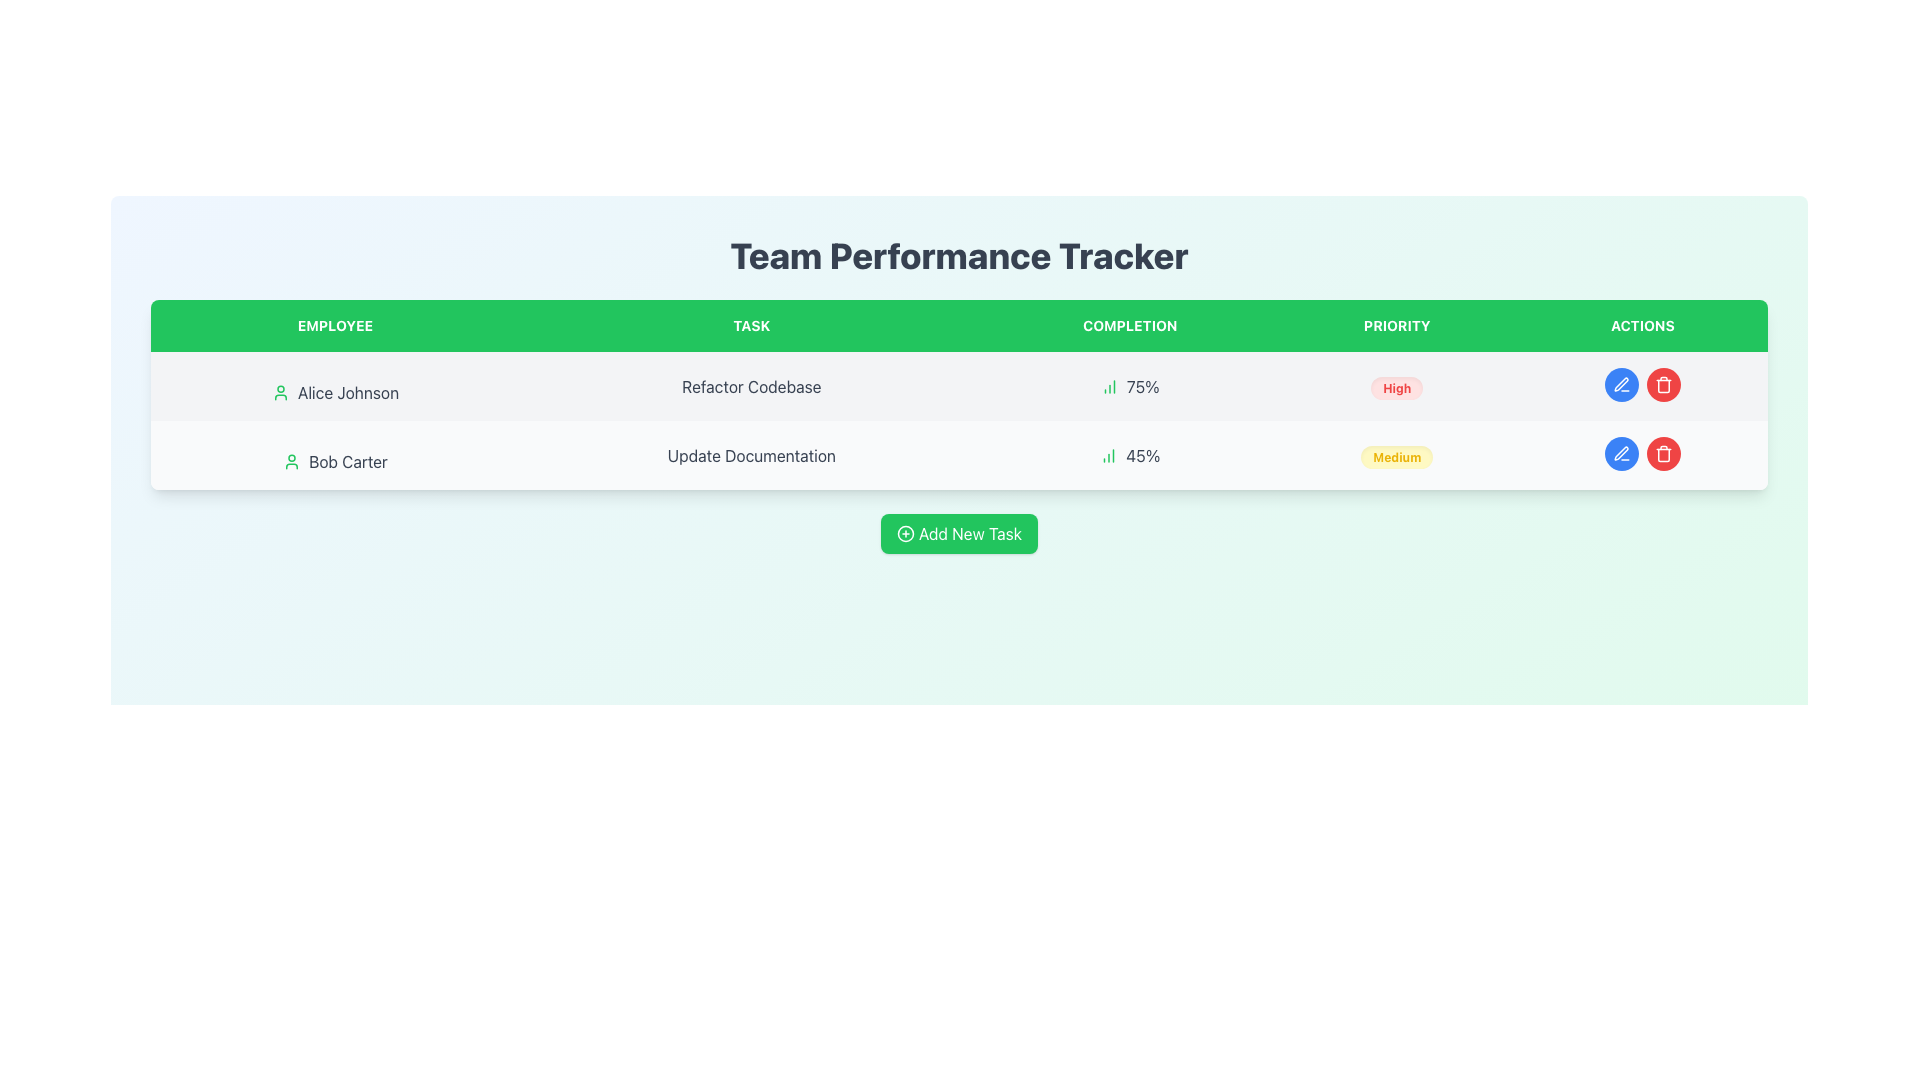  I want to click on text content of the Progress indicator showing '75%' in the COMPLETION column of the performance tracker interface, so click(1130, 386).